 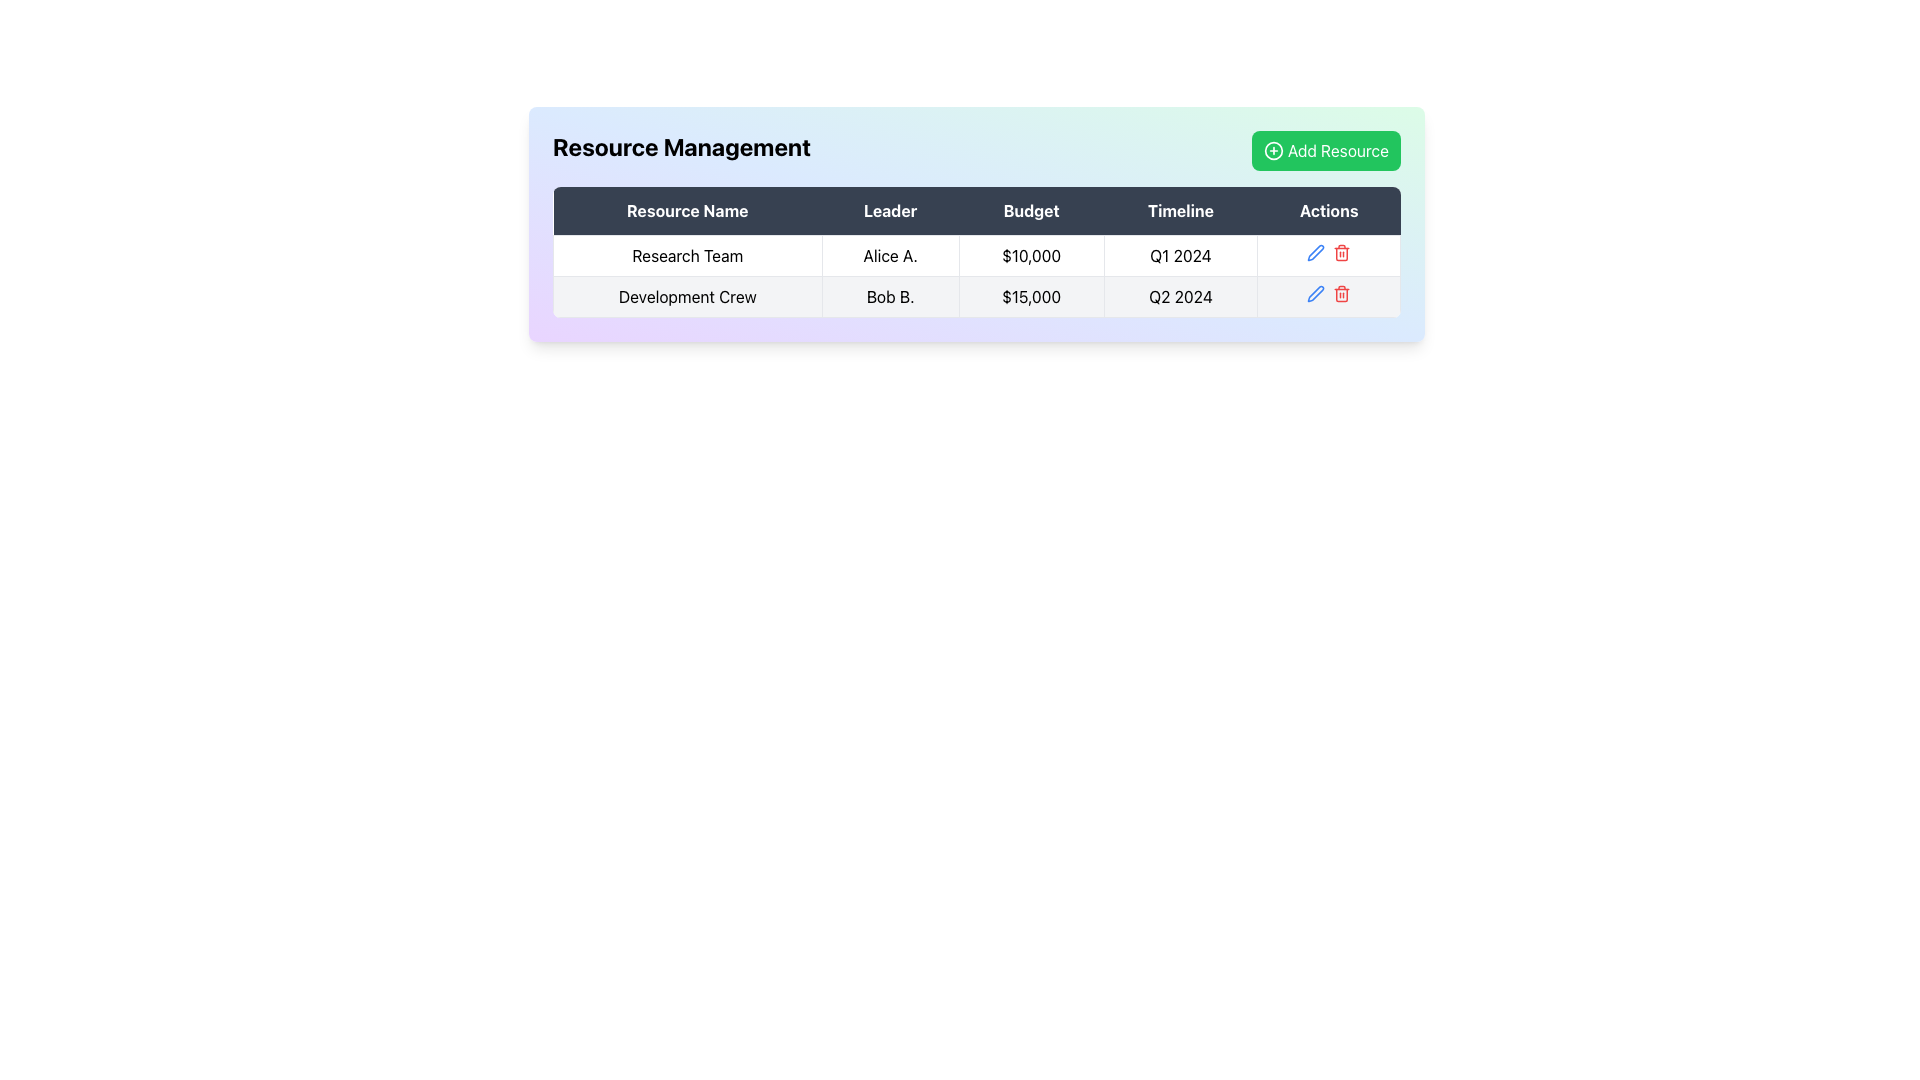 What do you see at coordinates (889, 297) in the screenshot?
I see `the 'Leader' text label in the second row of the resource management table, which is positioned between 'Development Crew' and '$15,000'` at bounding box center [889, 297].